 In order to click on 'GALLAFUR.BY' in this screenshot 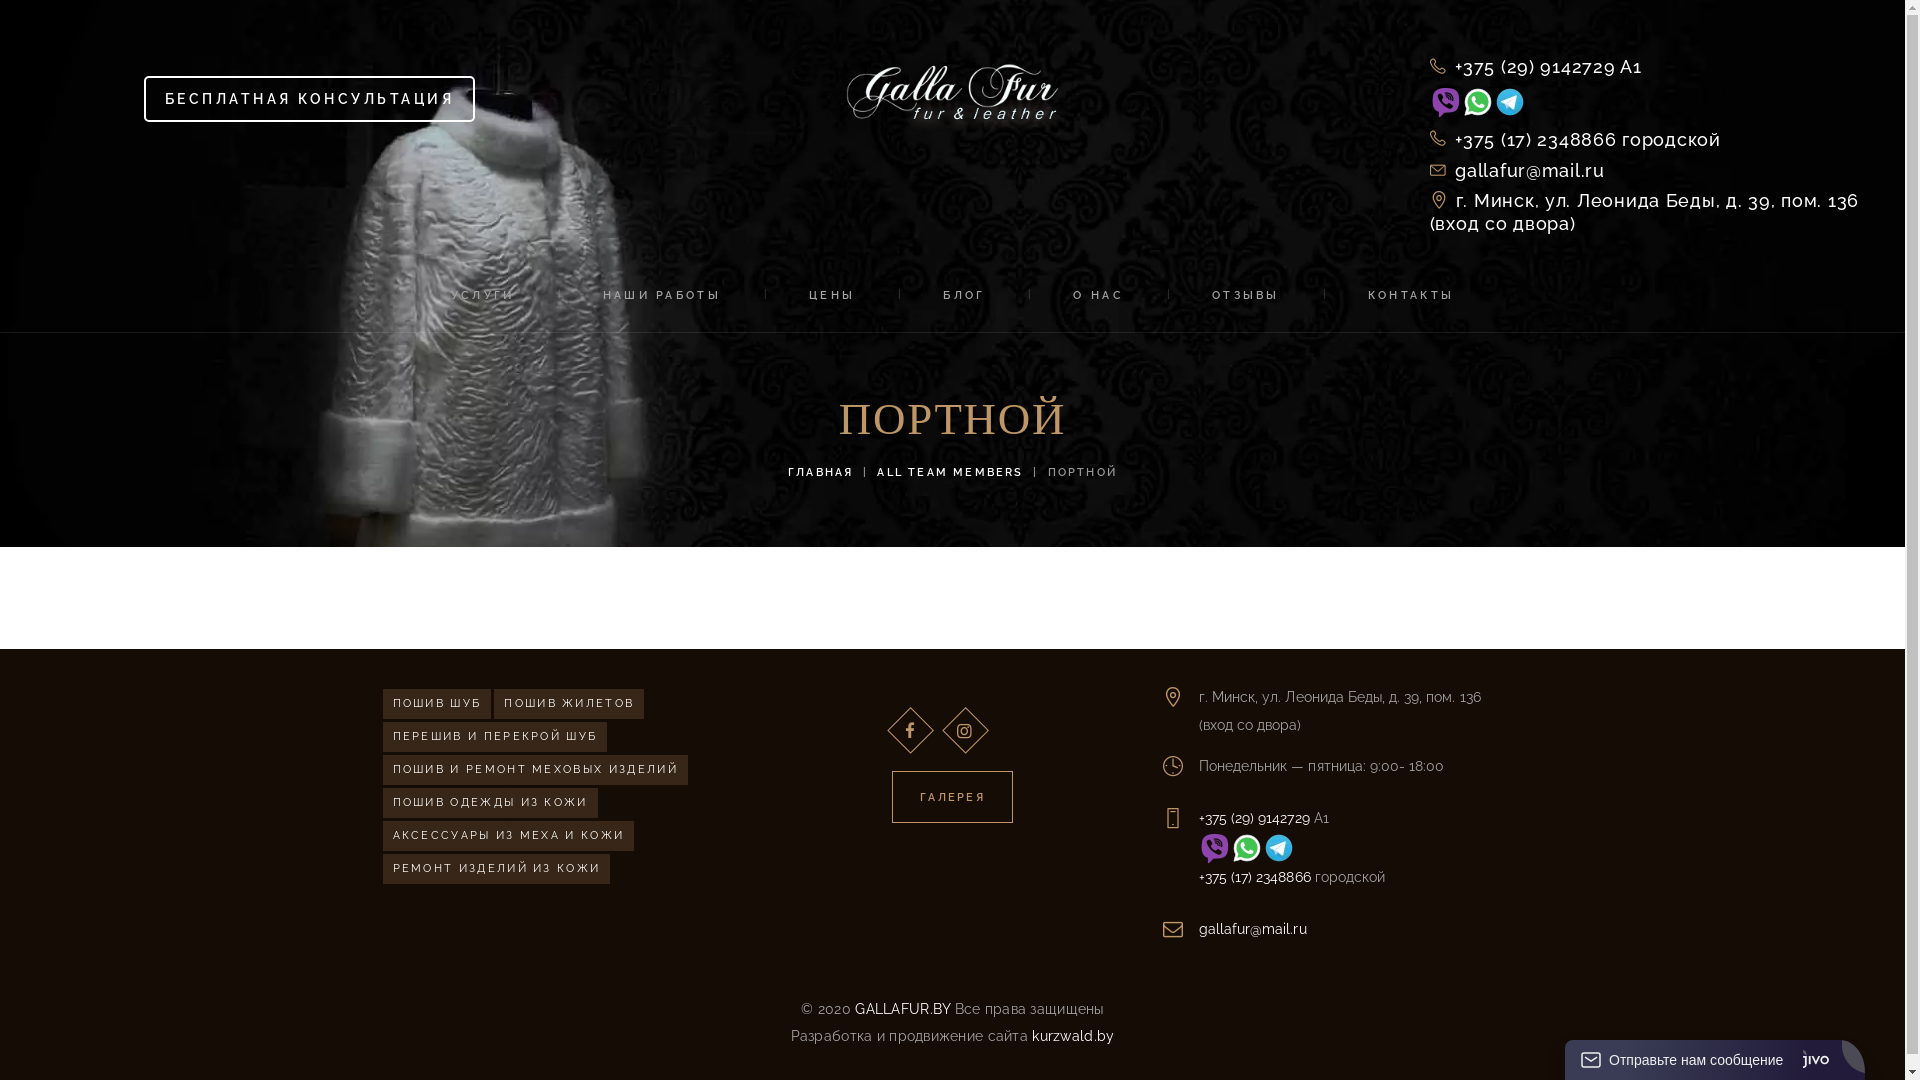, I will do `click(854, 1009)`.